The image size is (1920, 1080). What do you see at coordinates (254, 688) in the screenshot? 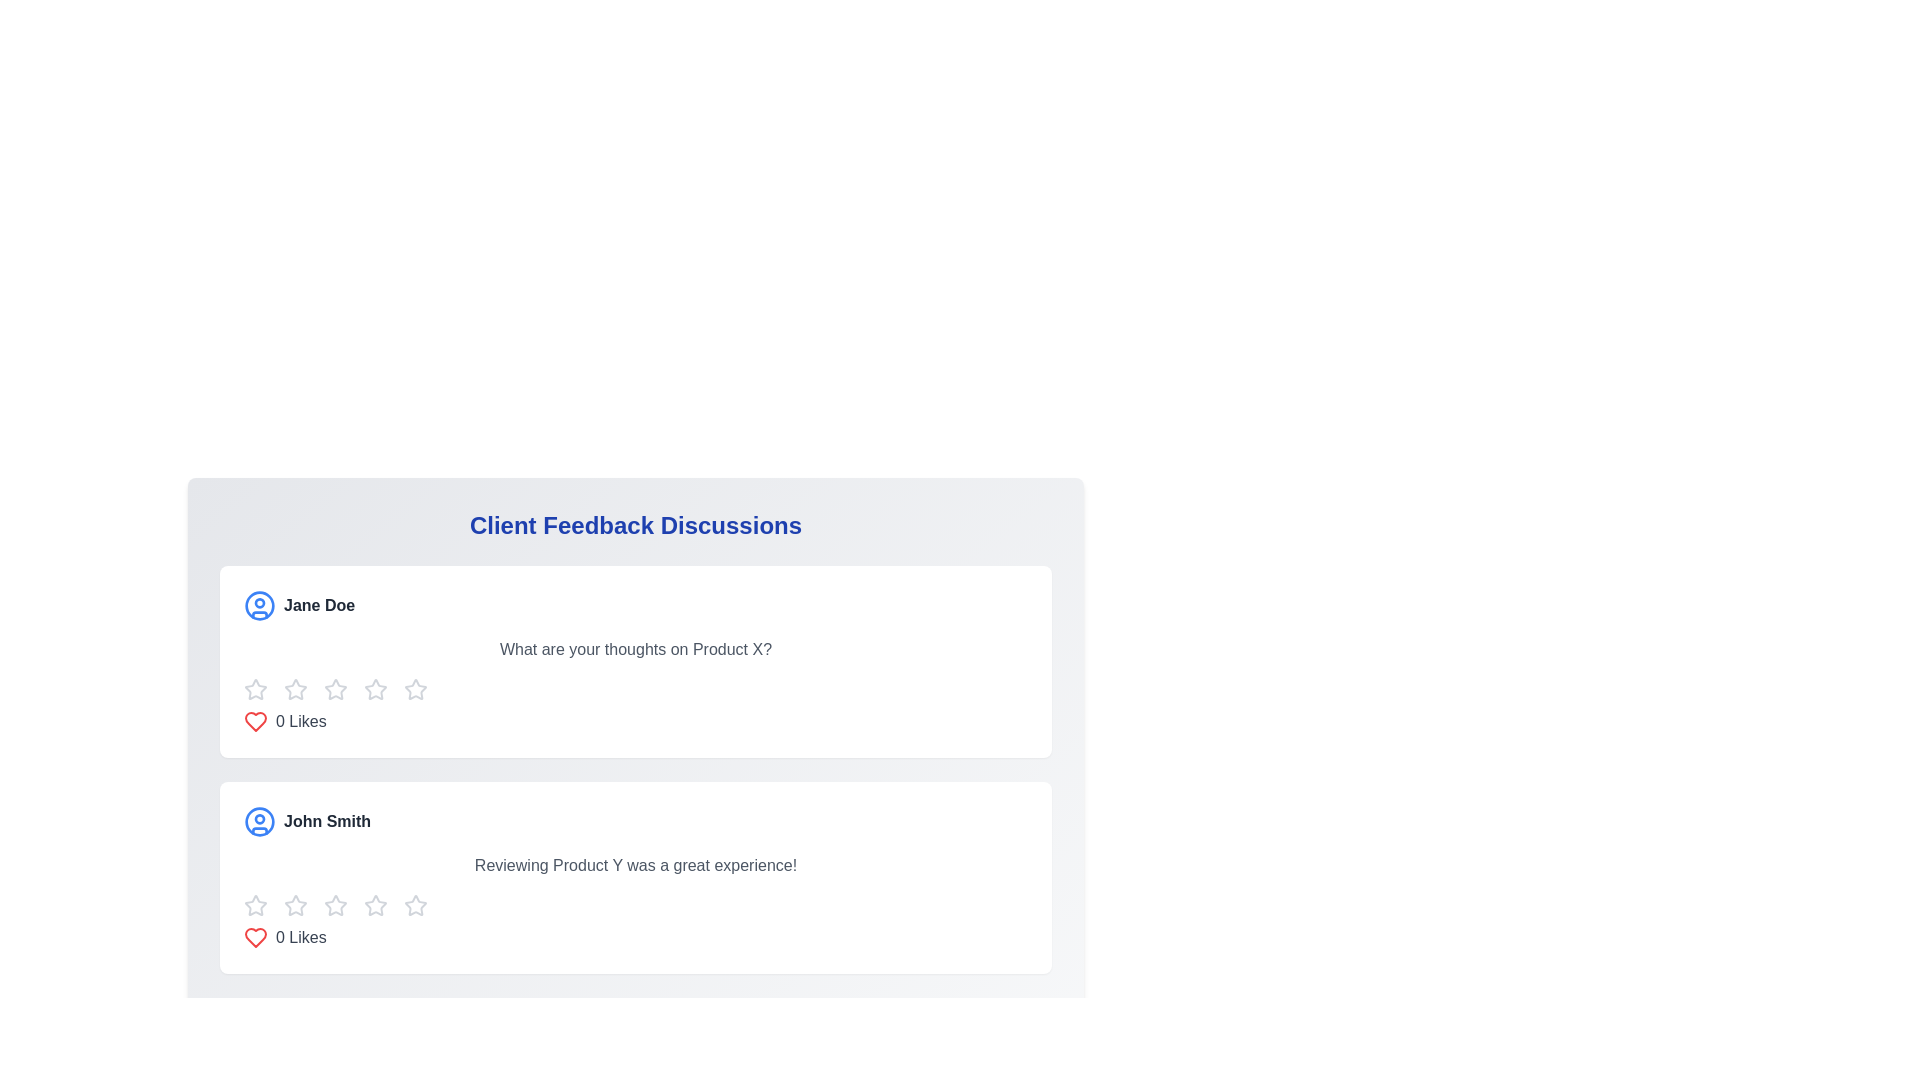
I see `the first rating star icon in the feedback section for 'Jane Doe'` at bounding box center [254, 688].